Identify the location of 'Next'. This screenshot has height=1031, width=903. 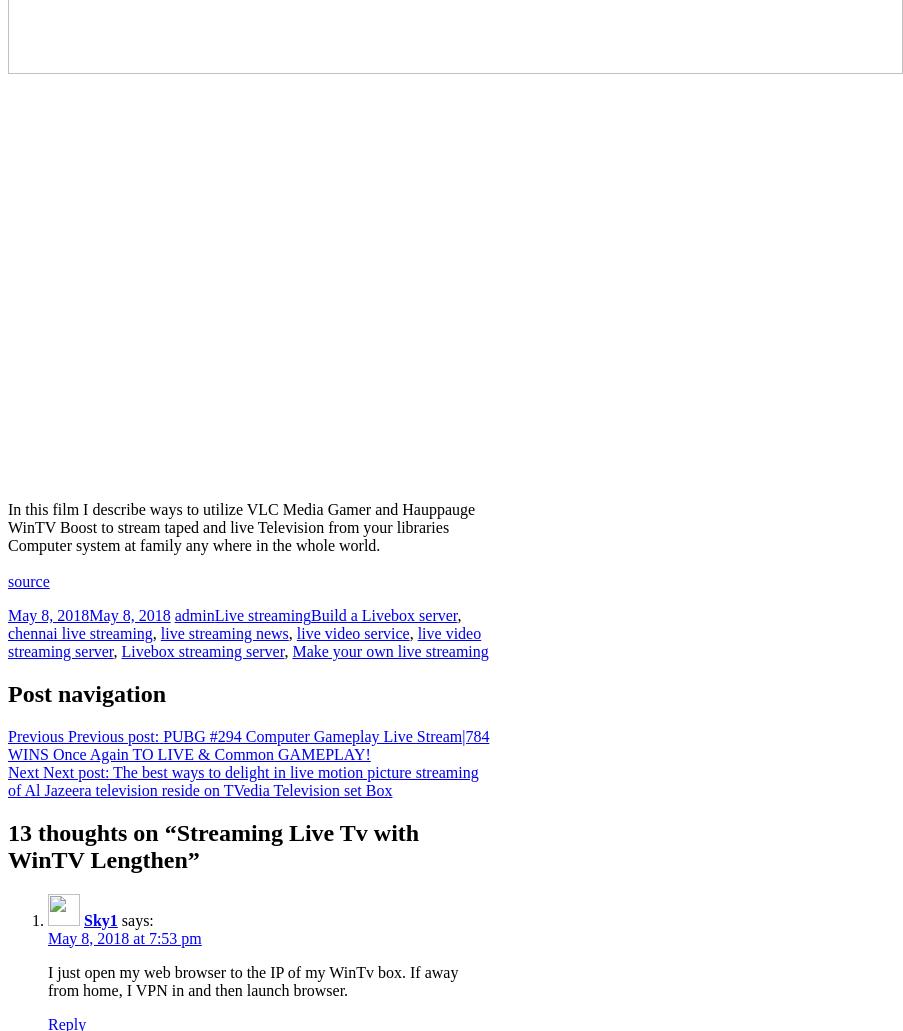
(22, 770).